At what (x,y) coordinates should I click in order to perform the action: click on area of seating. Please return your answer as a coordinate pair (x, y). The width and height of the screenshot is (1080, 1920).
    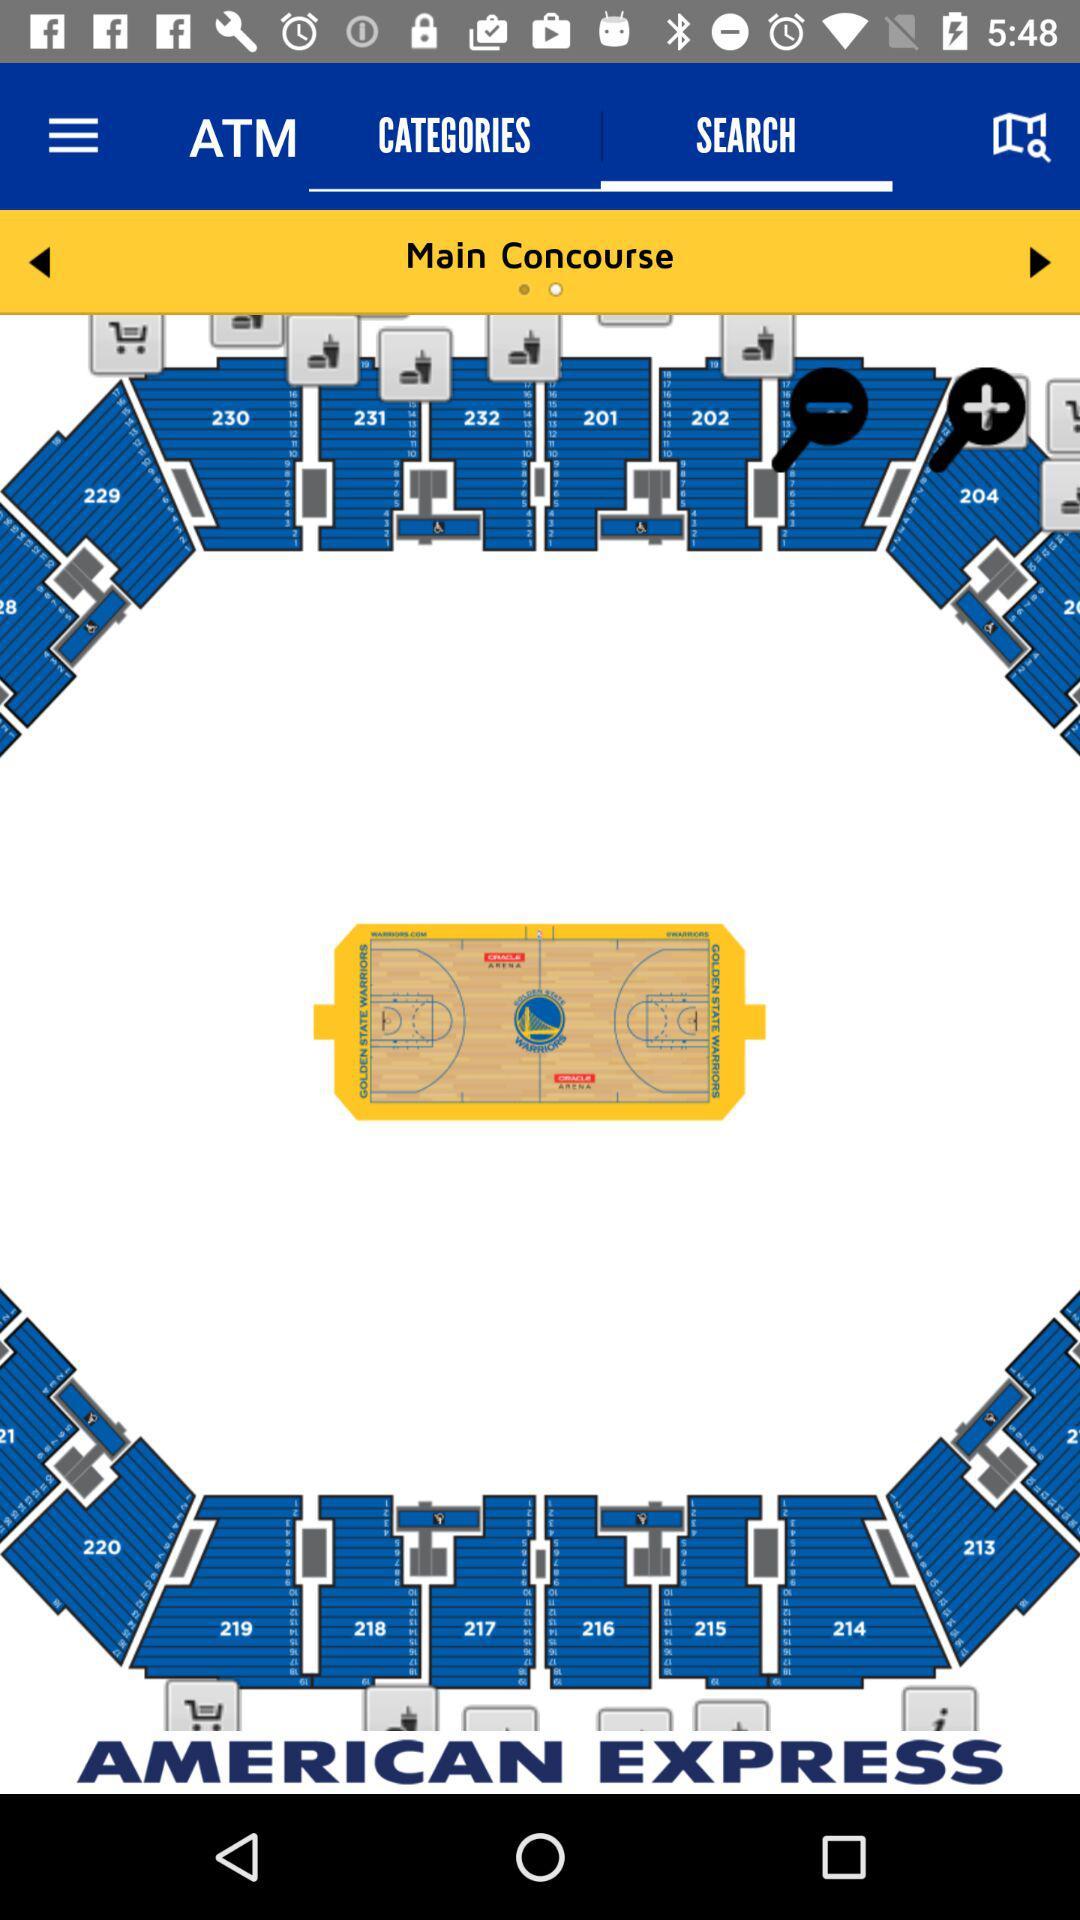
    Looking at the image, I should click on (540, 1022).